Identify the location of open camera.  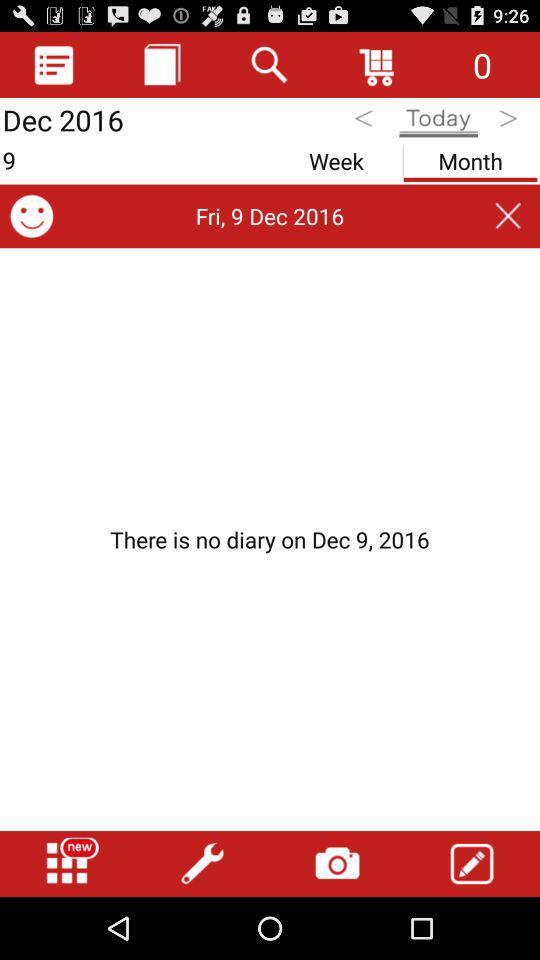
(337, 863).